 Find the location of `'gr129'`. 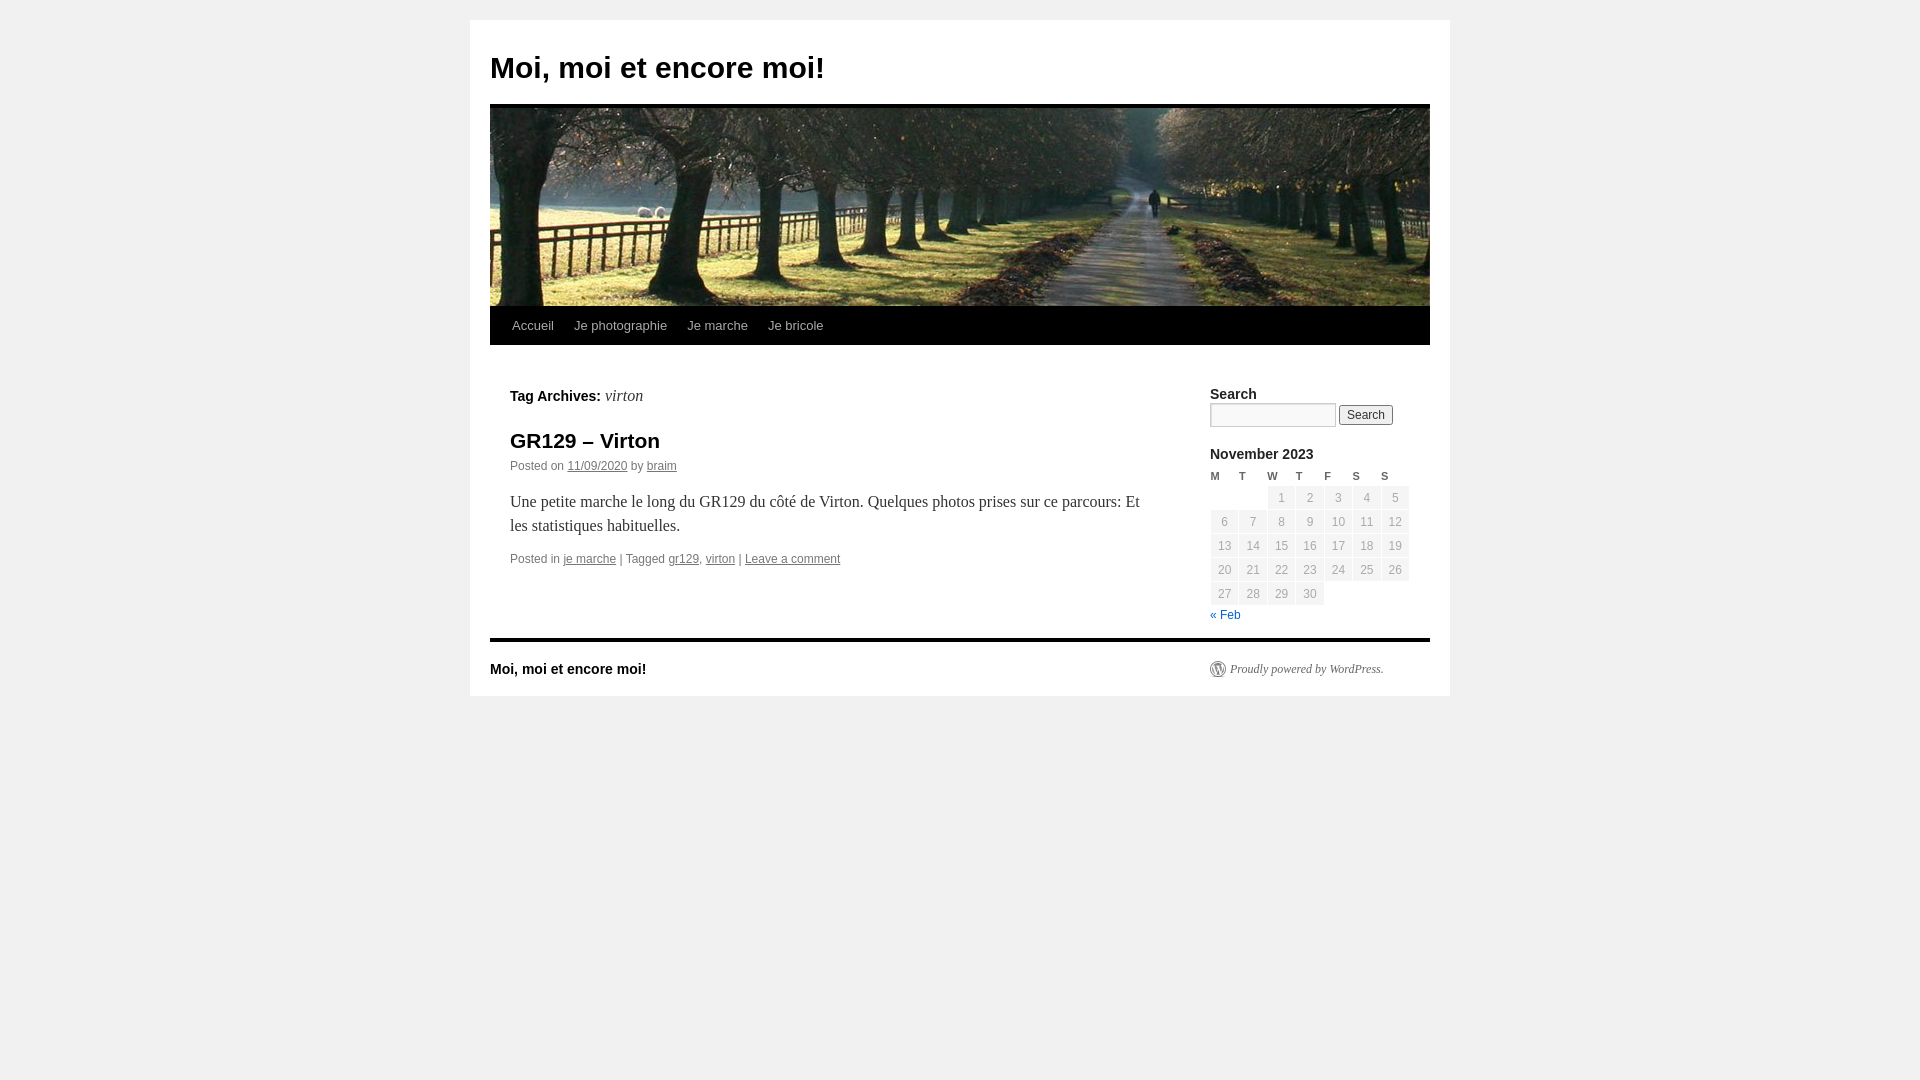

'gr129' is located at coordinates (683, 559).